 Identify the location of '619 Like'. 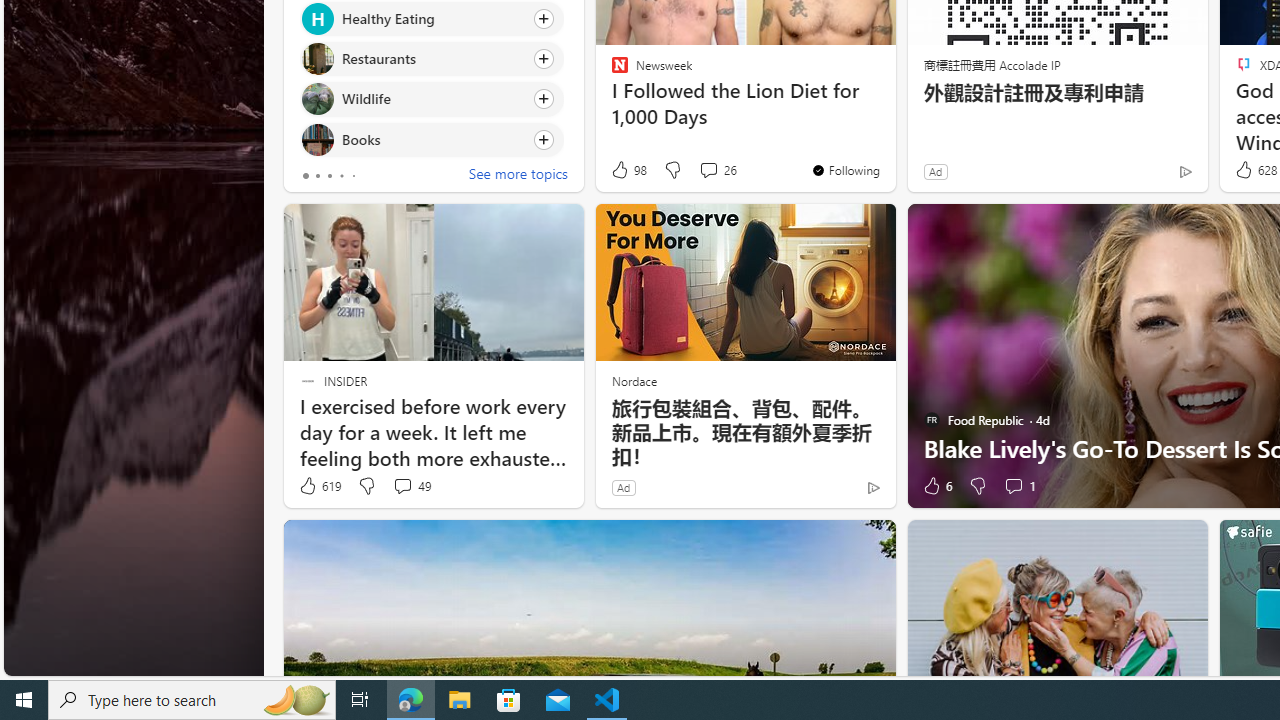
(318, 486).